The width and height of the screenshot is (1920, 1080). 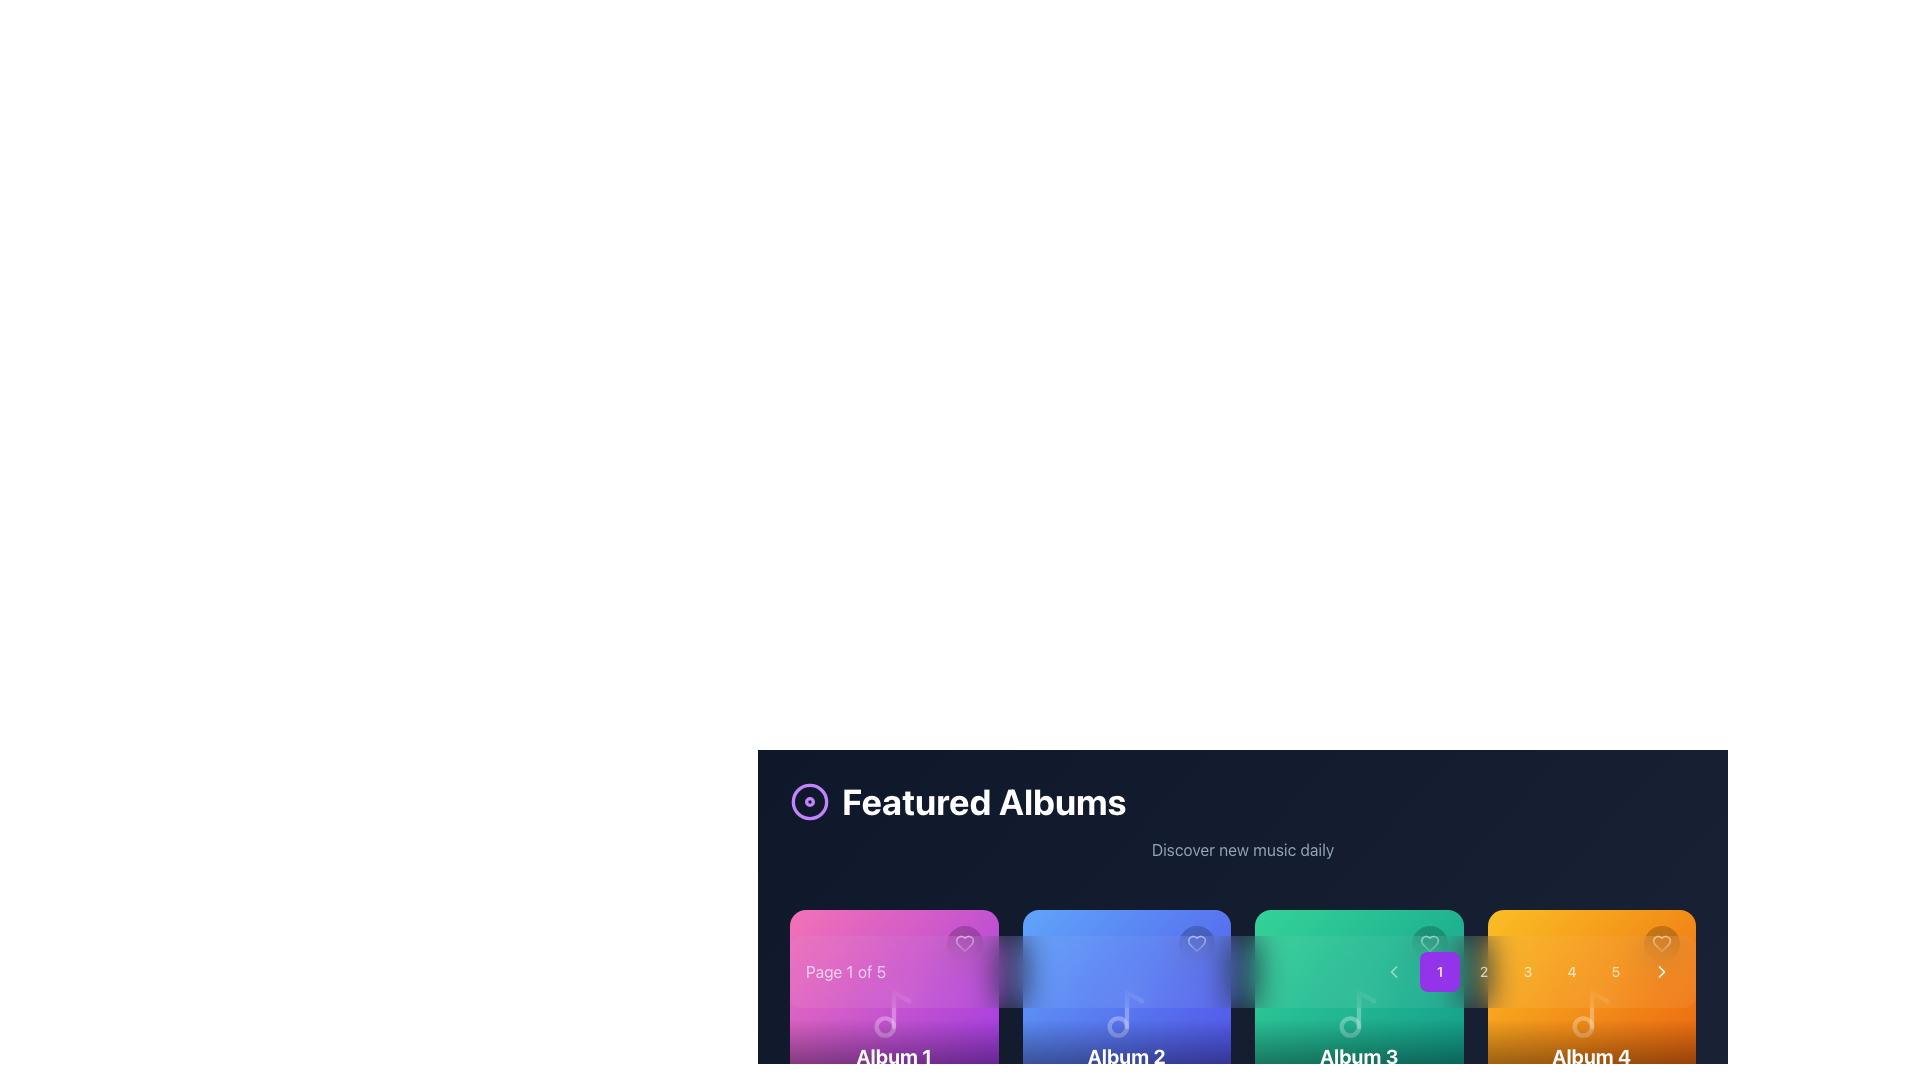 I want to click on the 'Album 3' text label, which is a bold, large white text centered in the footer of the third album card, so click(x=1359, y=1055).